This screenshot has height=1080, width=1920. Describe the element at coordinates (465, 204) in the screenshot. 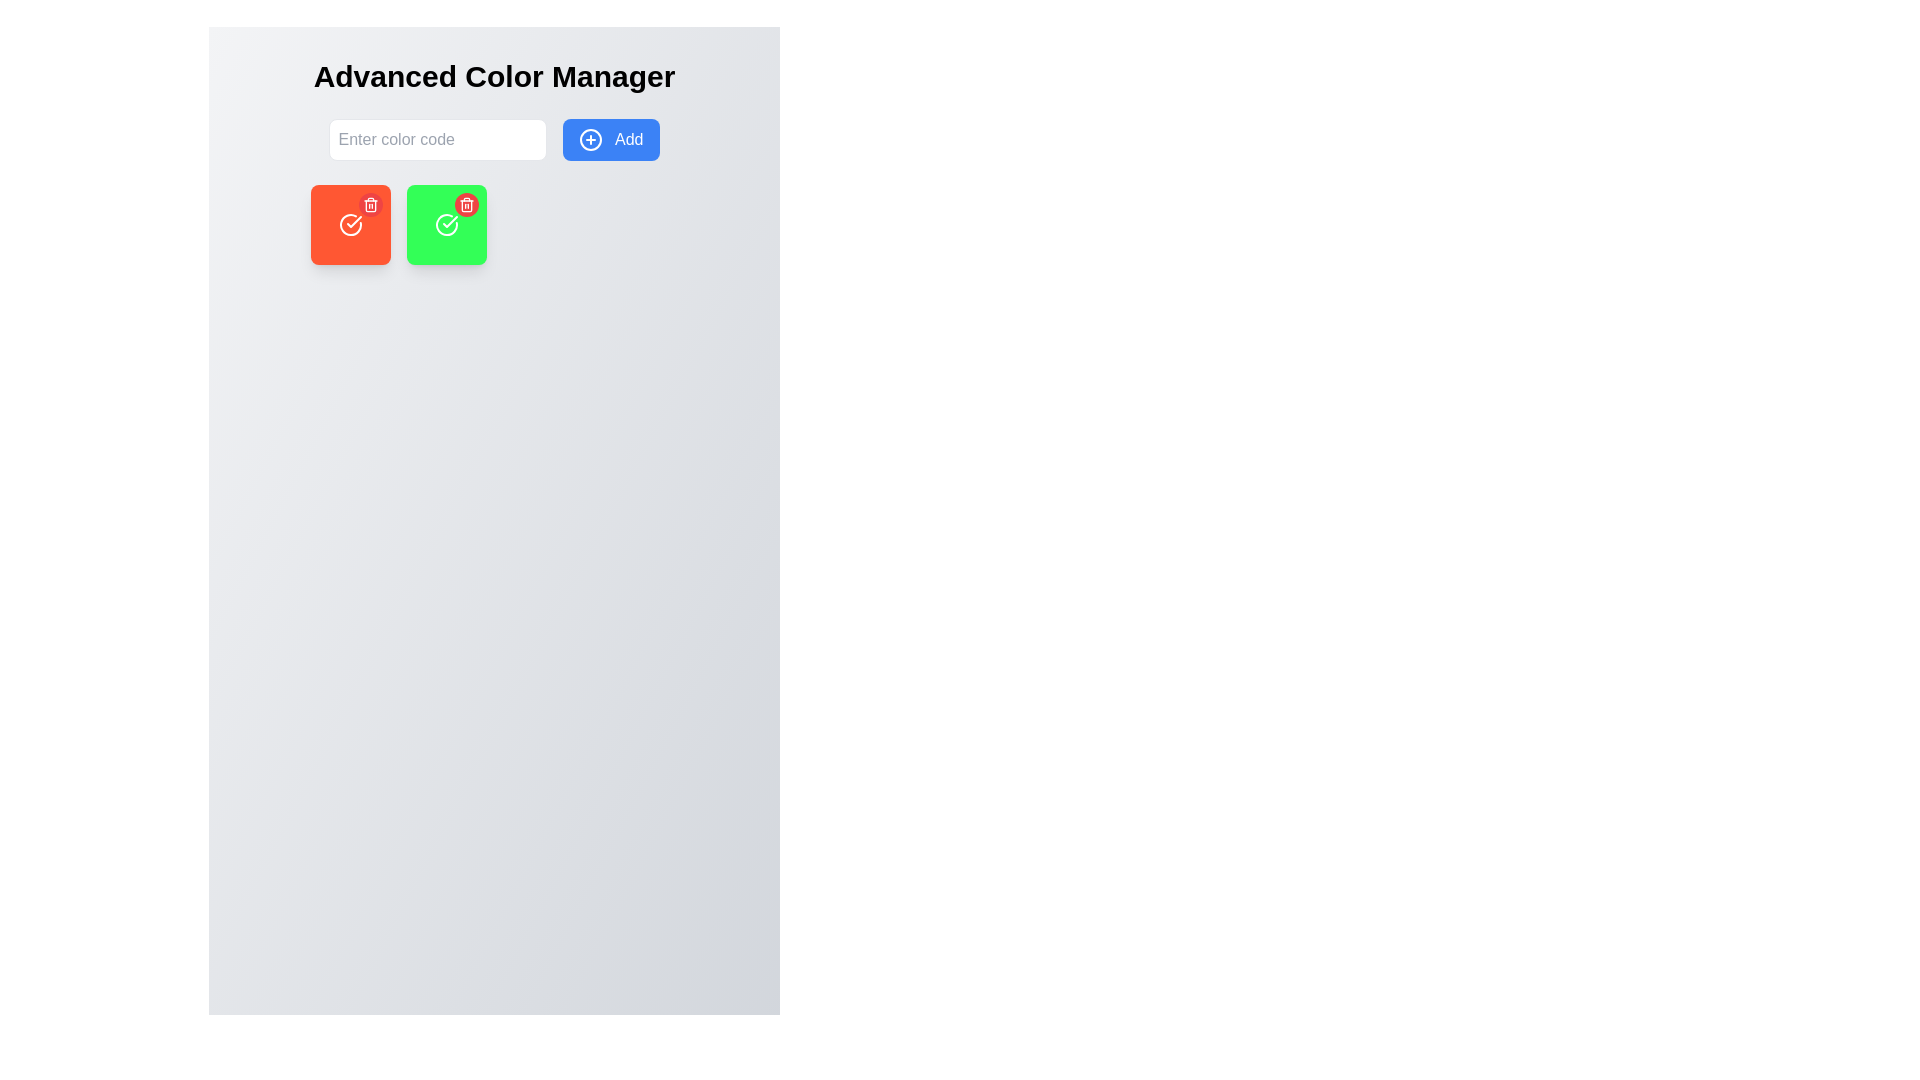

I see `the Trash Icon, which is located within a red circular button in the top-right corner of the red rectangle that represents a color item` at that location.